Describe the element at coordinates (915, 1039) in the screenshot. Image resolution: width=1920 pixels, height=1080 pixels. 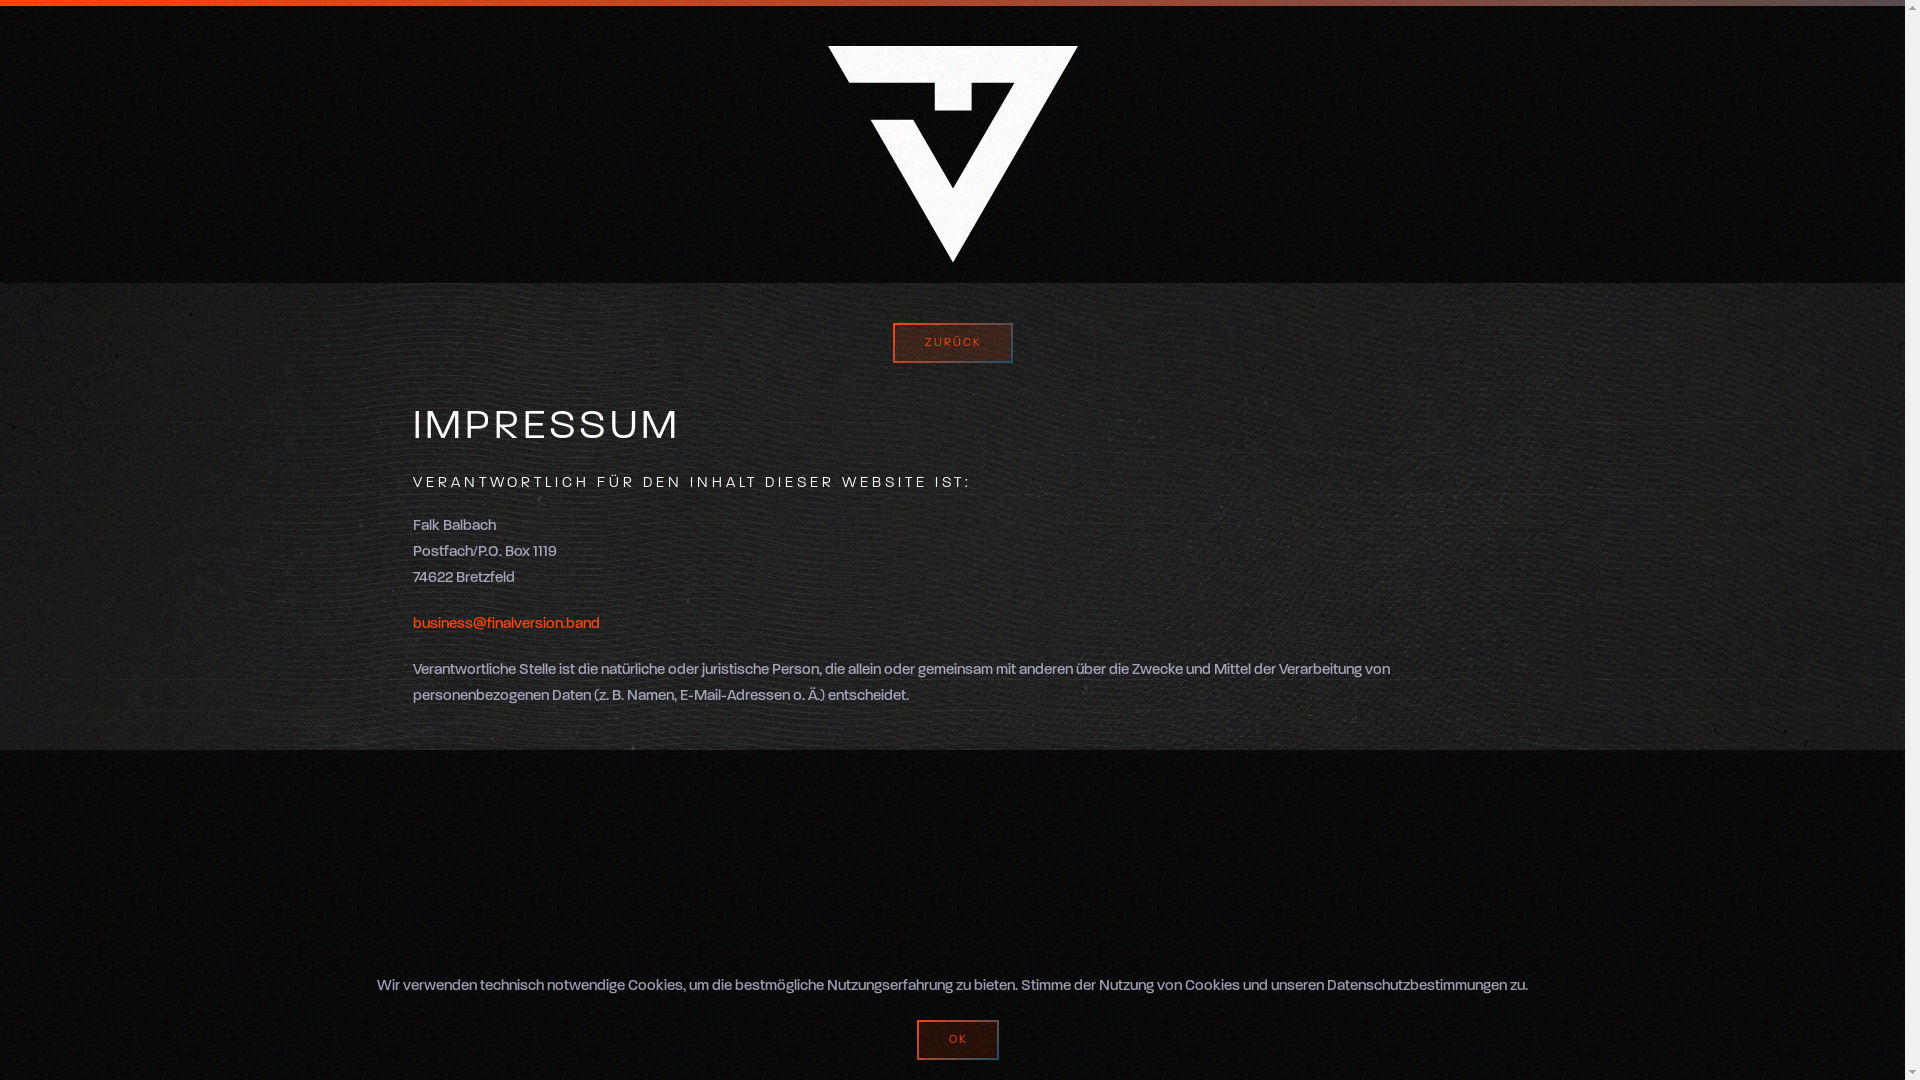
I see `'OK'` at that location.